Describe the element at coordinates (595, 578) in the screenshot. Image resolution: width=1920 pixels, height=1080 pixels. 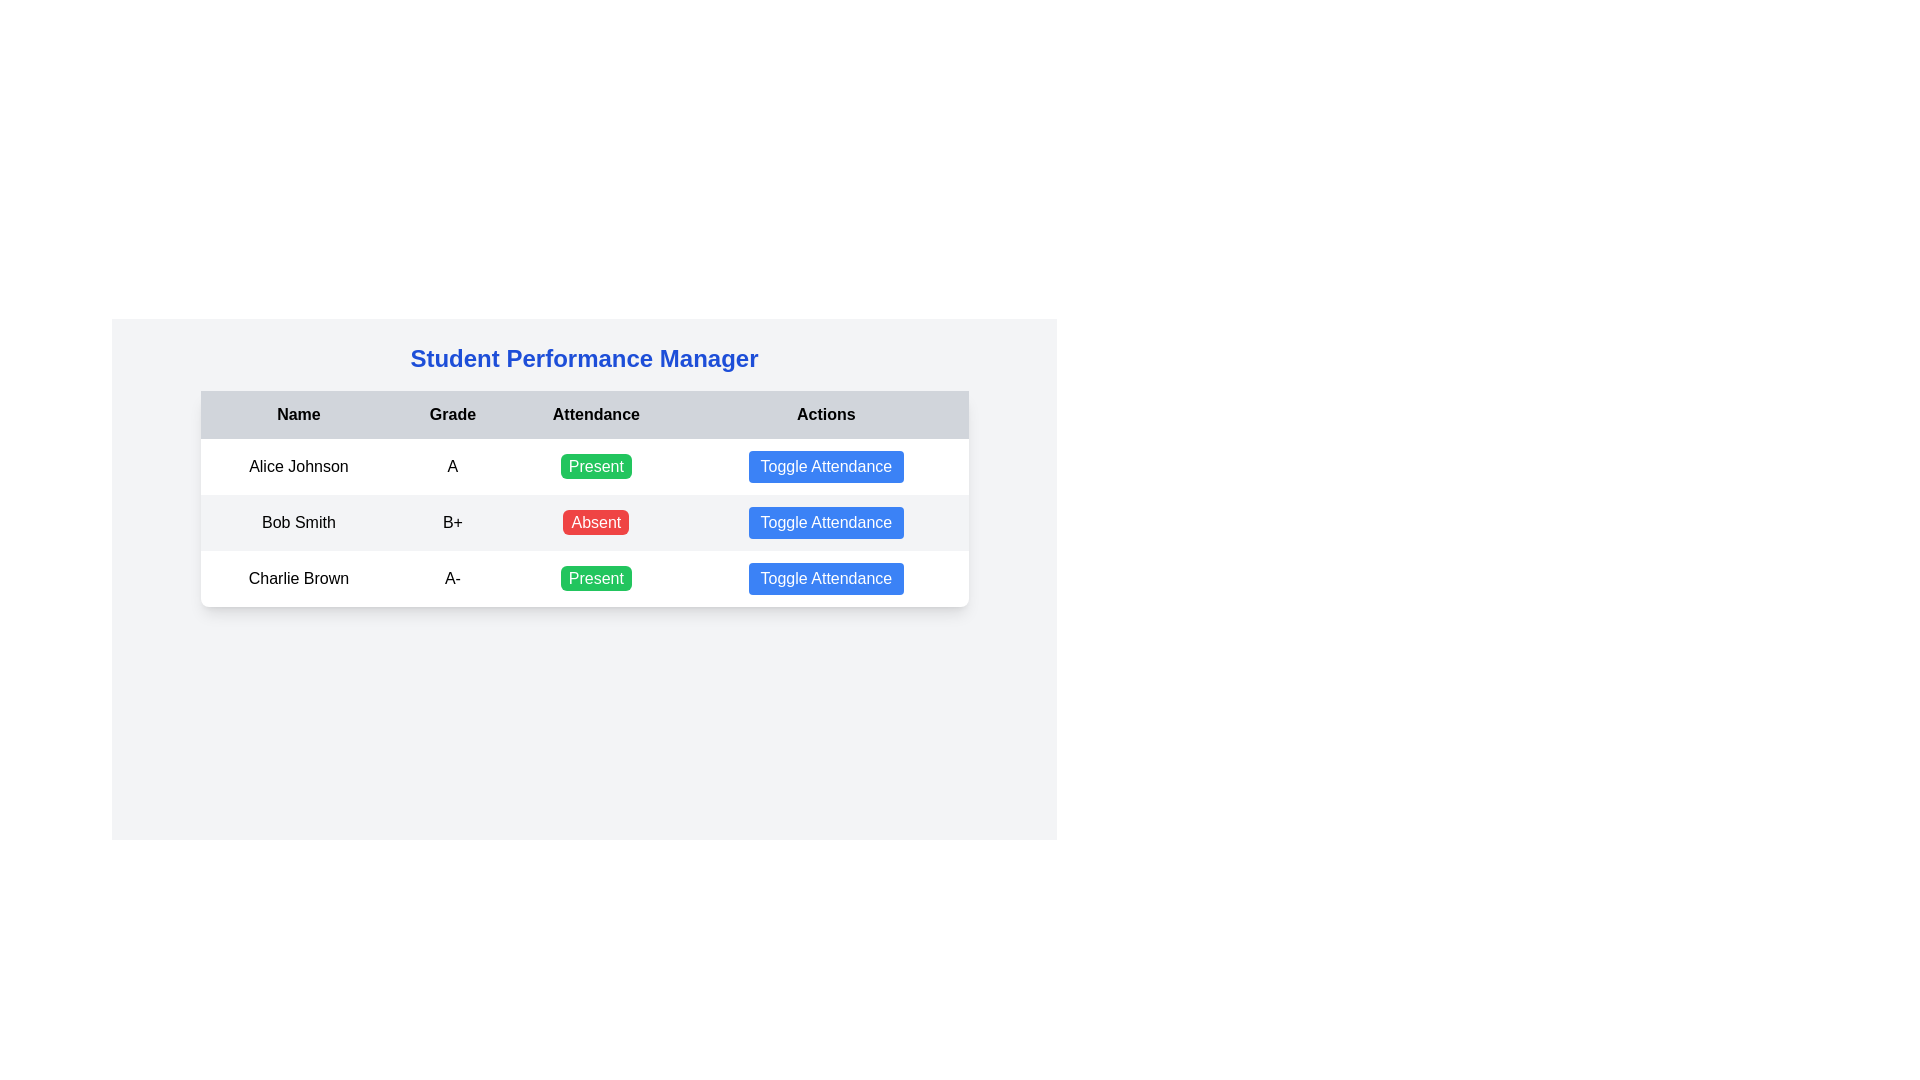
I see `the green rectangle label that displays the text 'Present', located in the third row of the attendance column for 'Charlie Brown'` at that location.